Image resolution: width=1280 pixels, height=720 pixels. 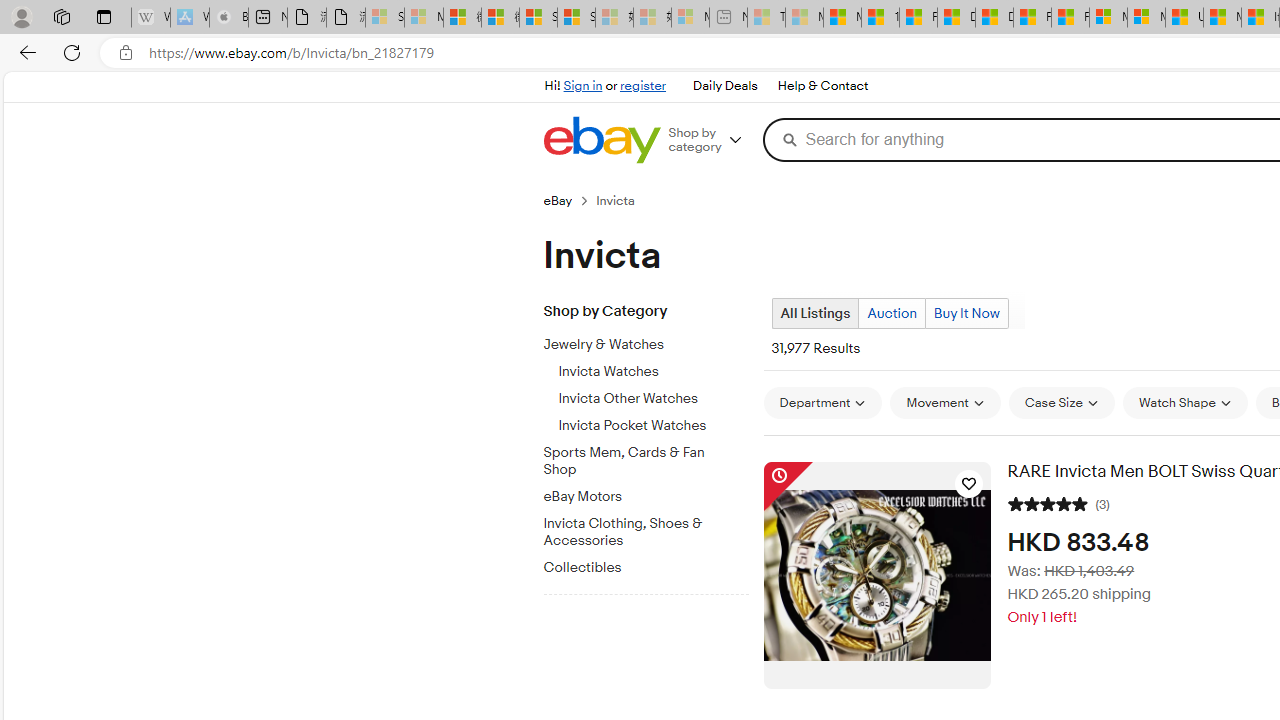 I want to click on 'Movement', so click(x=944, y=403).